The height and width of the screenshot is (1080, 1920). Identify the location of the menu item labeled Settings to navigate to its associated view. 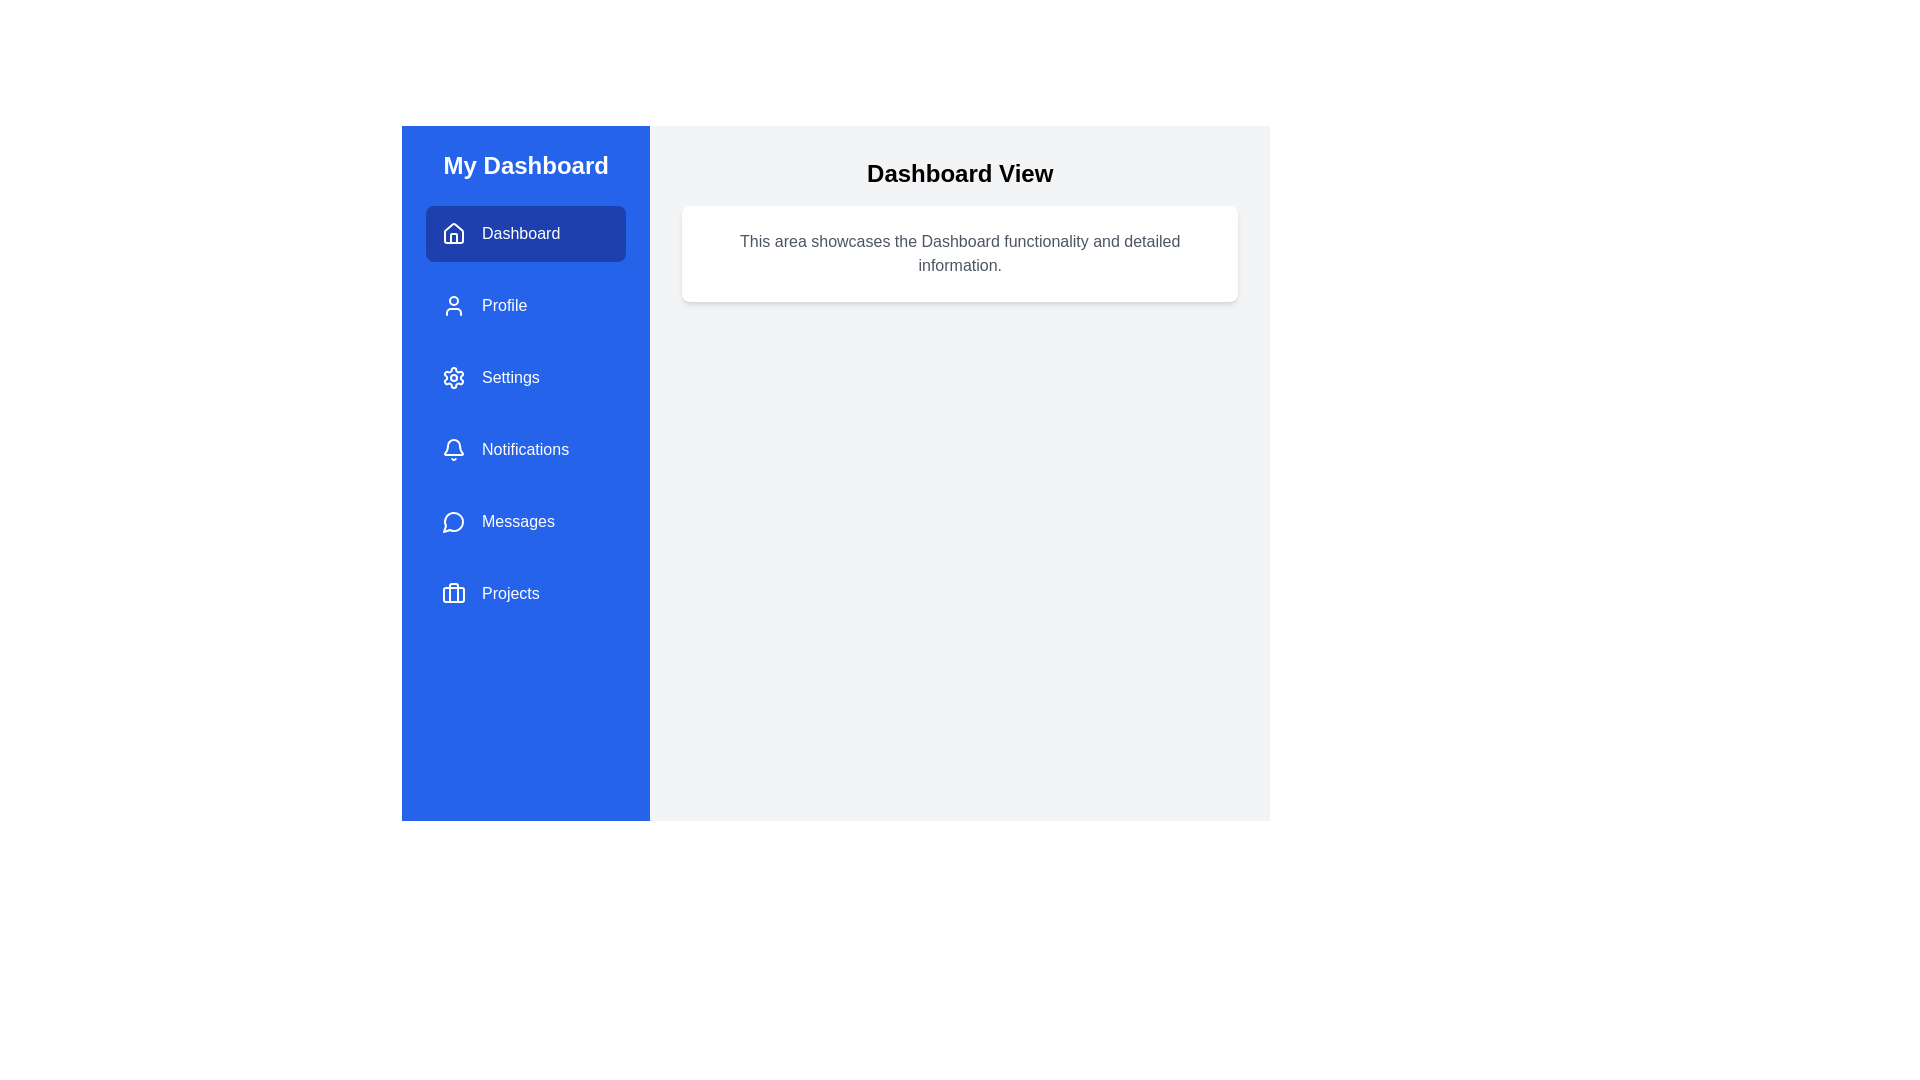
(526, 378).